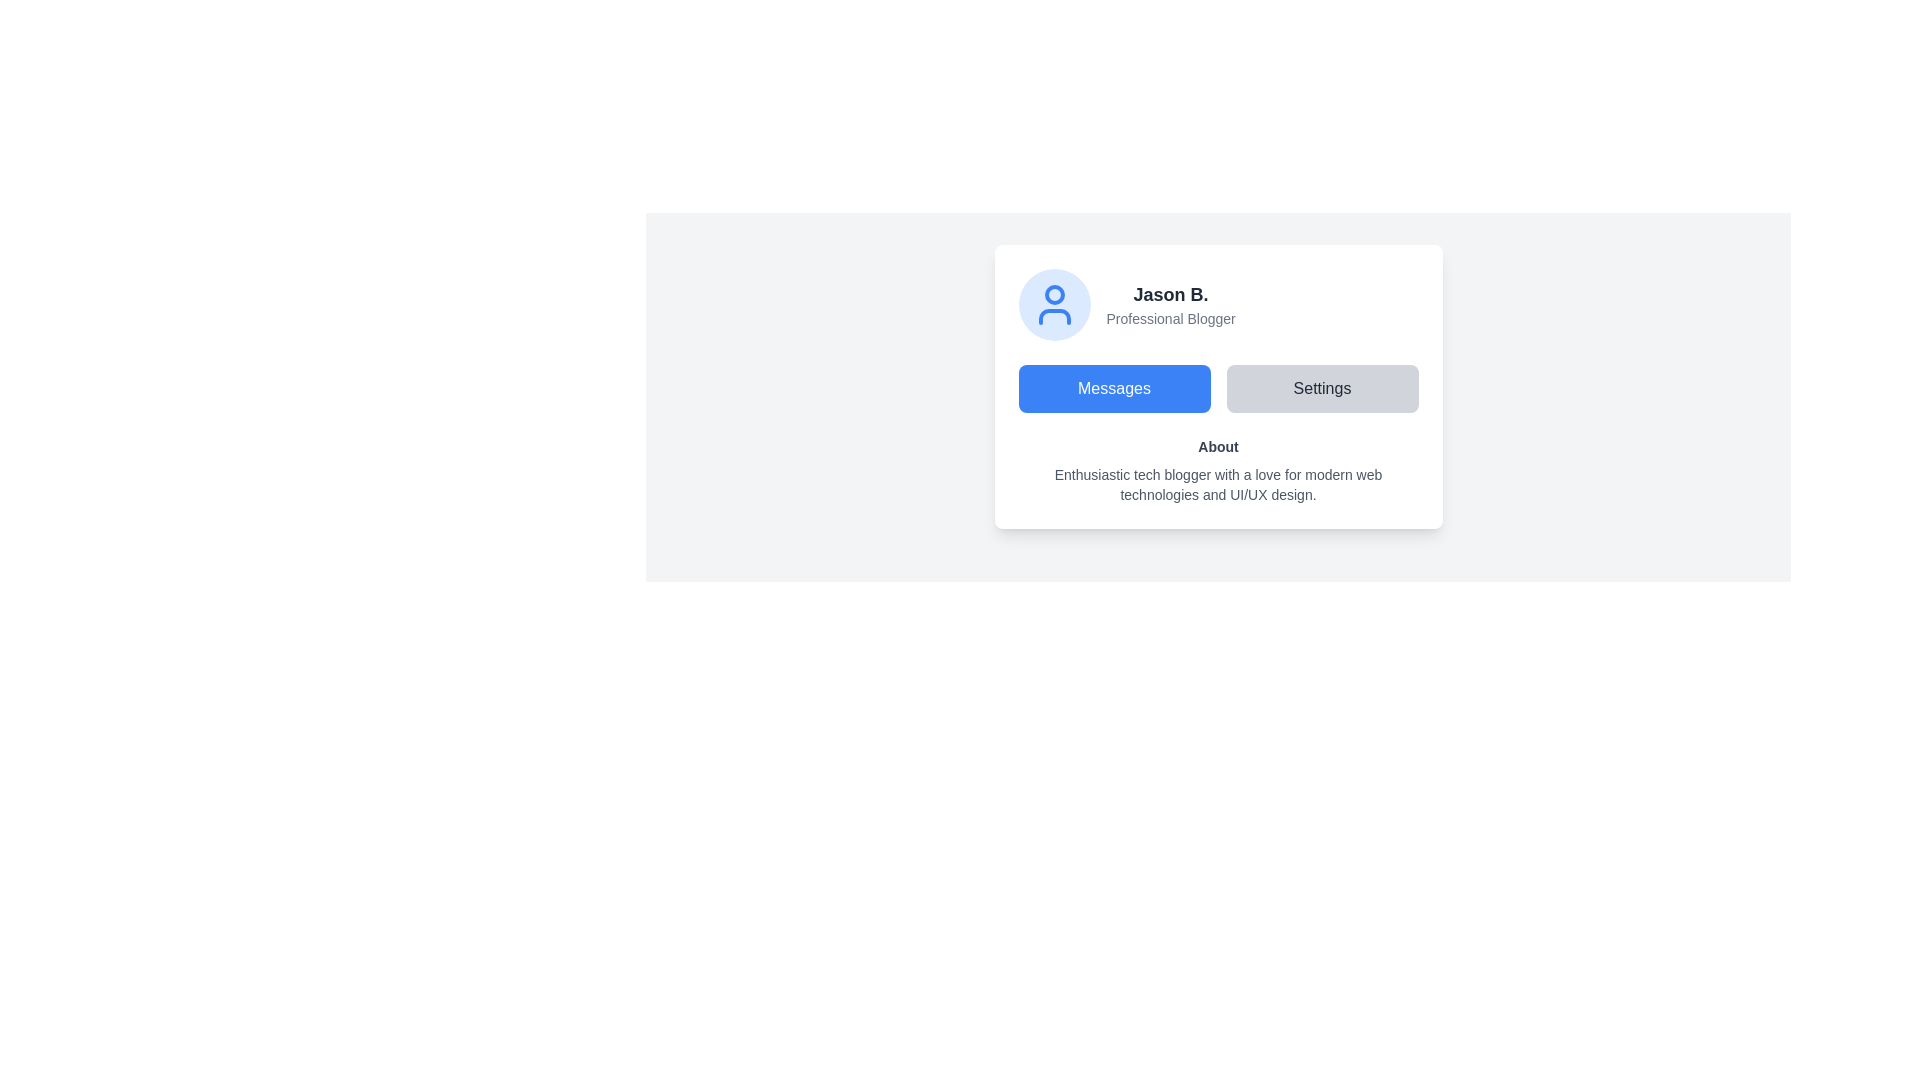 Image resolution: width=1920 pixels, height=1080 pixels. I want to click on the text label displaying 'Jason B.' in bold font, located in the profile summary section of a centered card, so click(1171, 294).